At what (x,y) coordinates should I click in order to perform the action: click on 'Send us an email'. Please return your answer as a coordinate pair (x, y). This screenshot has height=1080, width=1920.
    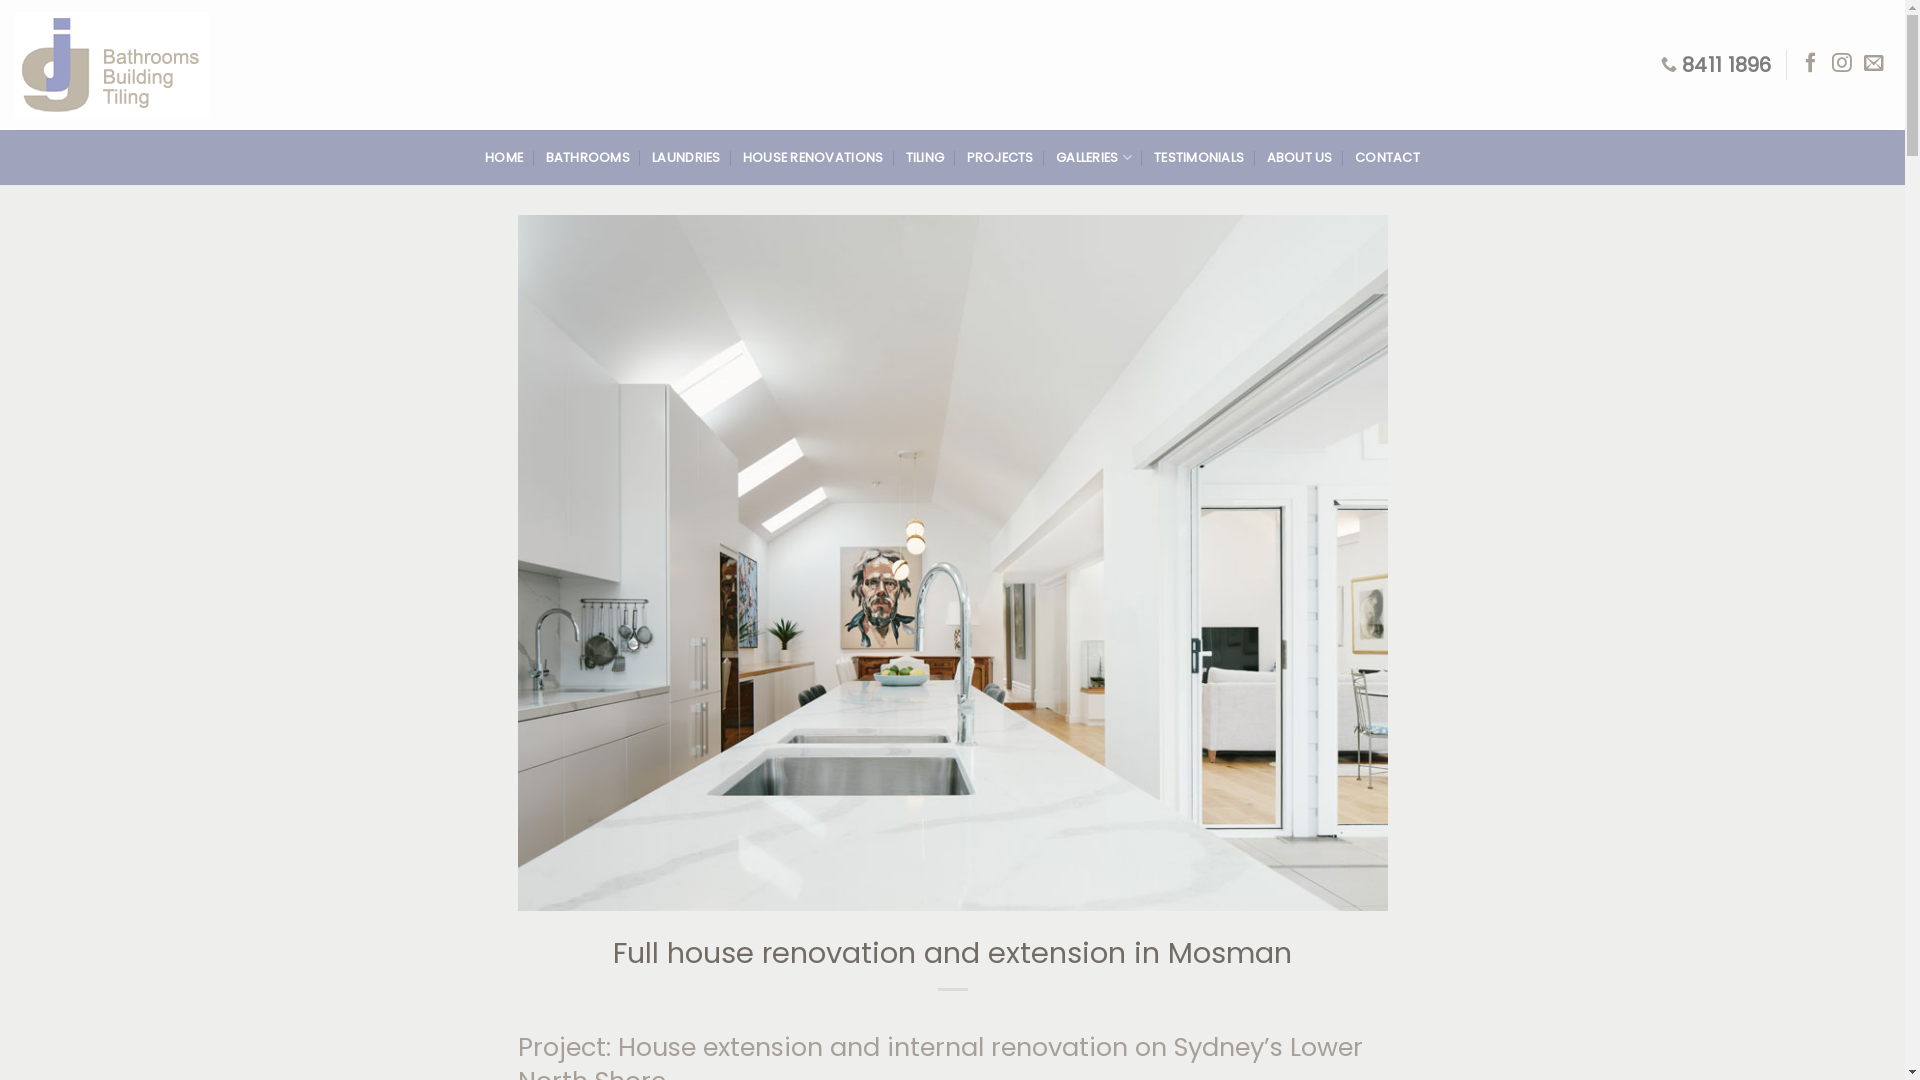
    Looking at the image, I should click on (1872, 63).